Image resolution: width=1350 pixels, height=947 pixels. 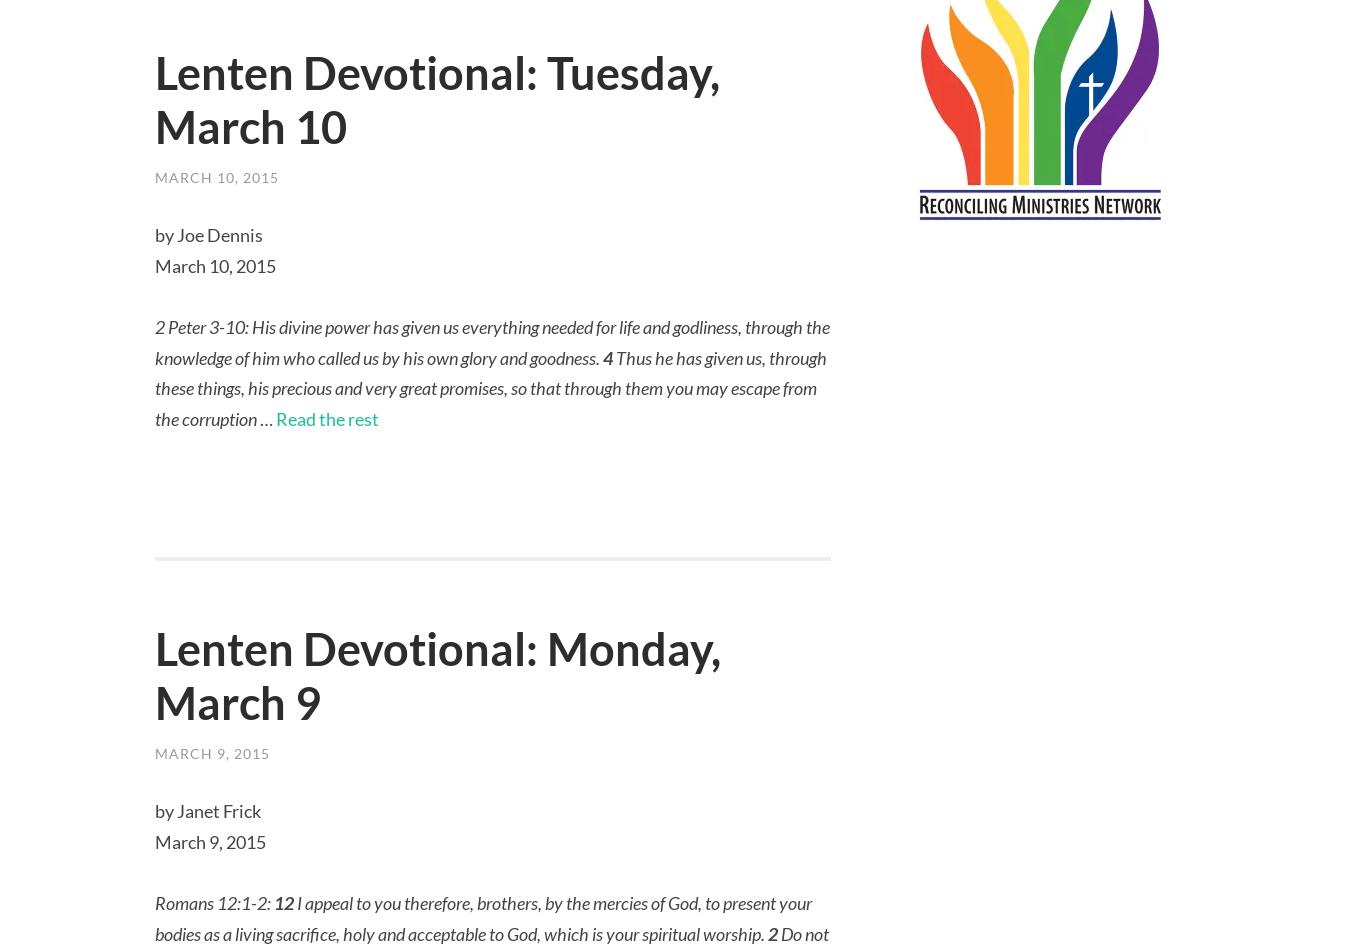 What do you see at coordinates (154, 917) in the screenshot?
I see `'I appeal to you therefore, brothers, by the mercies of God, to present your bodies as a living sacrifice, holy and acceptable to God, which is your spiritual worship.'` at bounding box center [154, 917].